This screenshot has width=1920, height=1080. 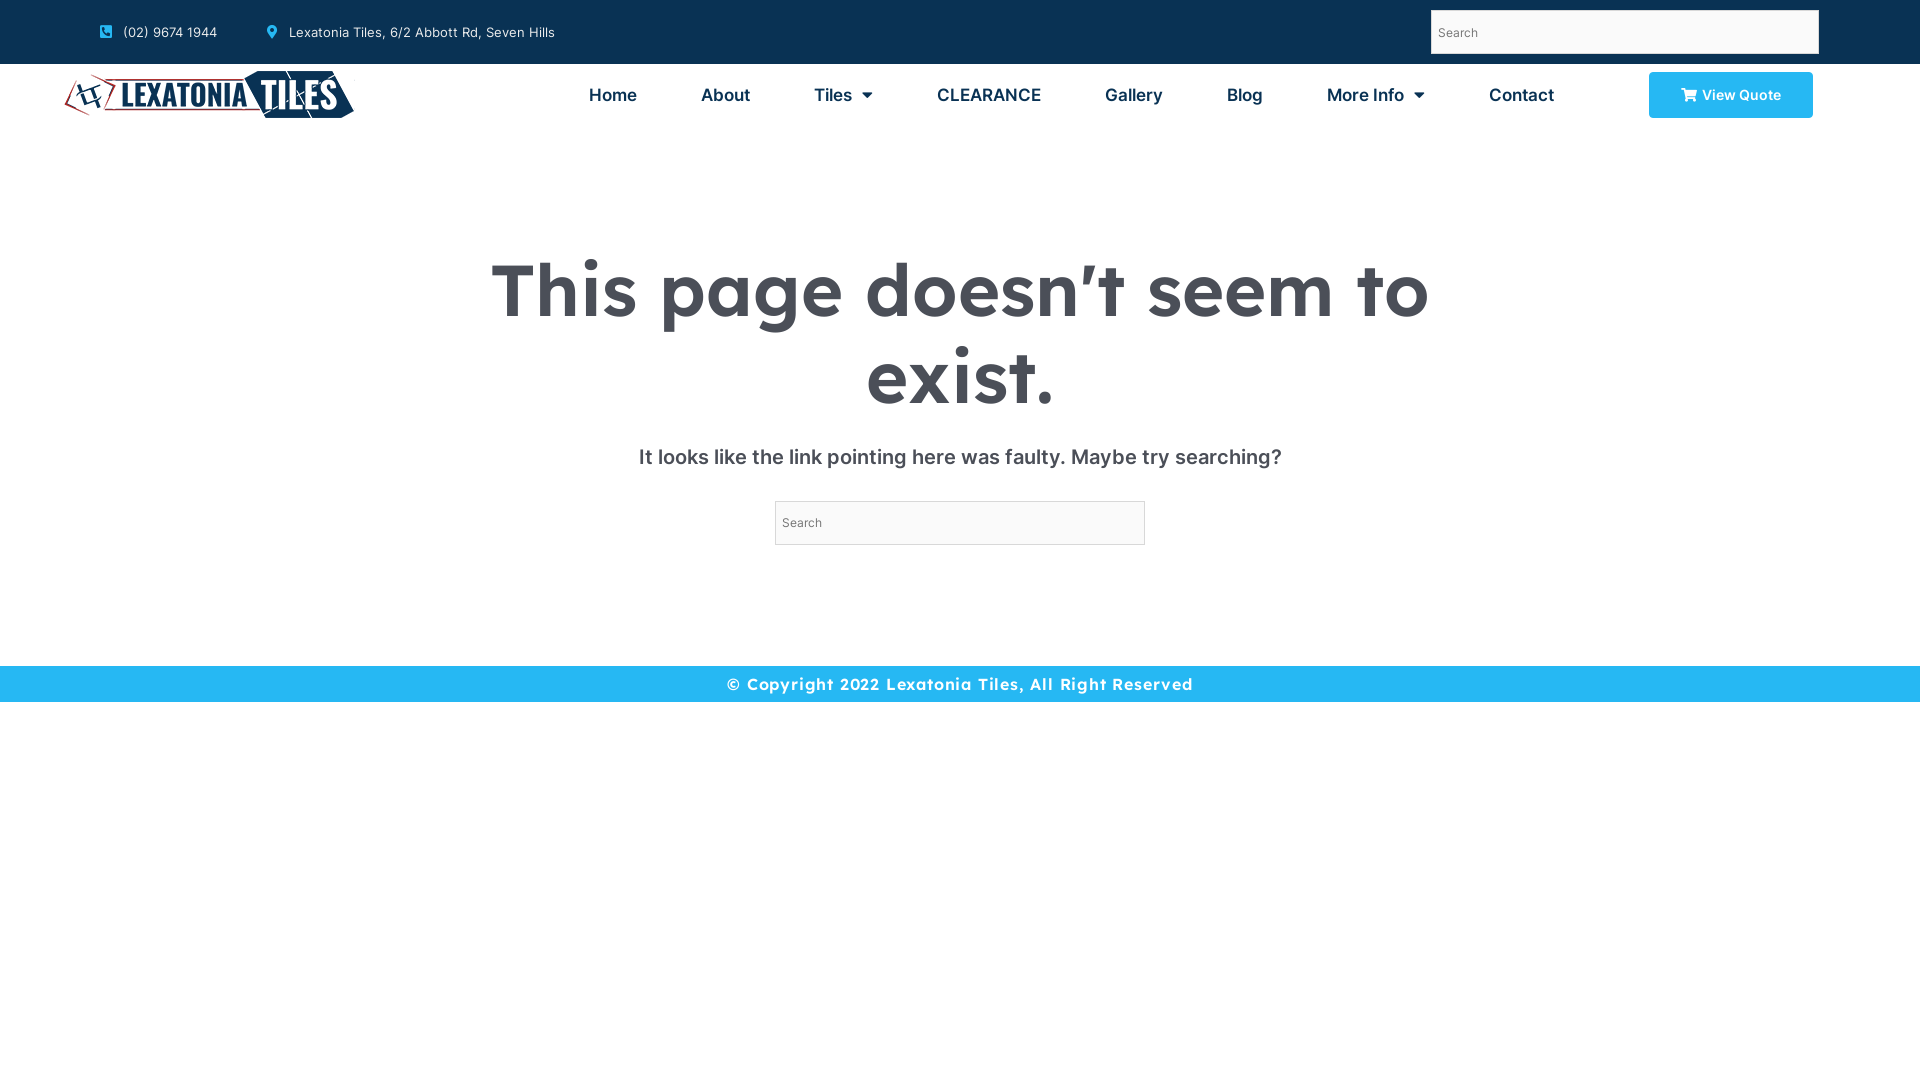 I want to click on 'Lexatonia Tiles, 6/2 Abbott Rd, Seven Hills', so click(x=409, y=31).